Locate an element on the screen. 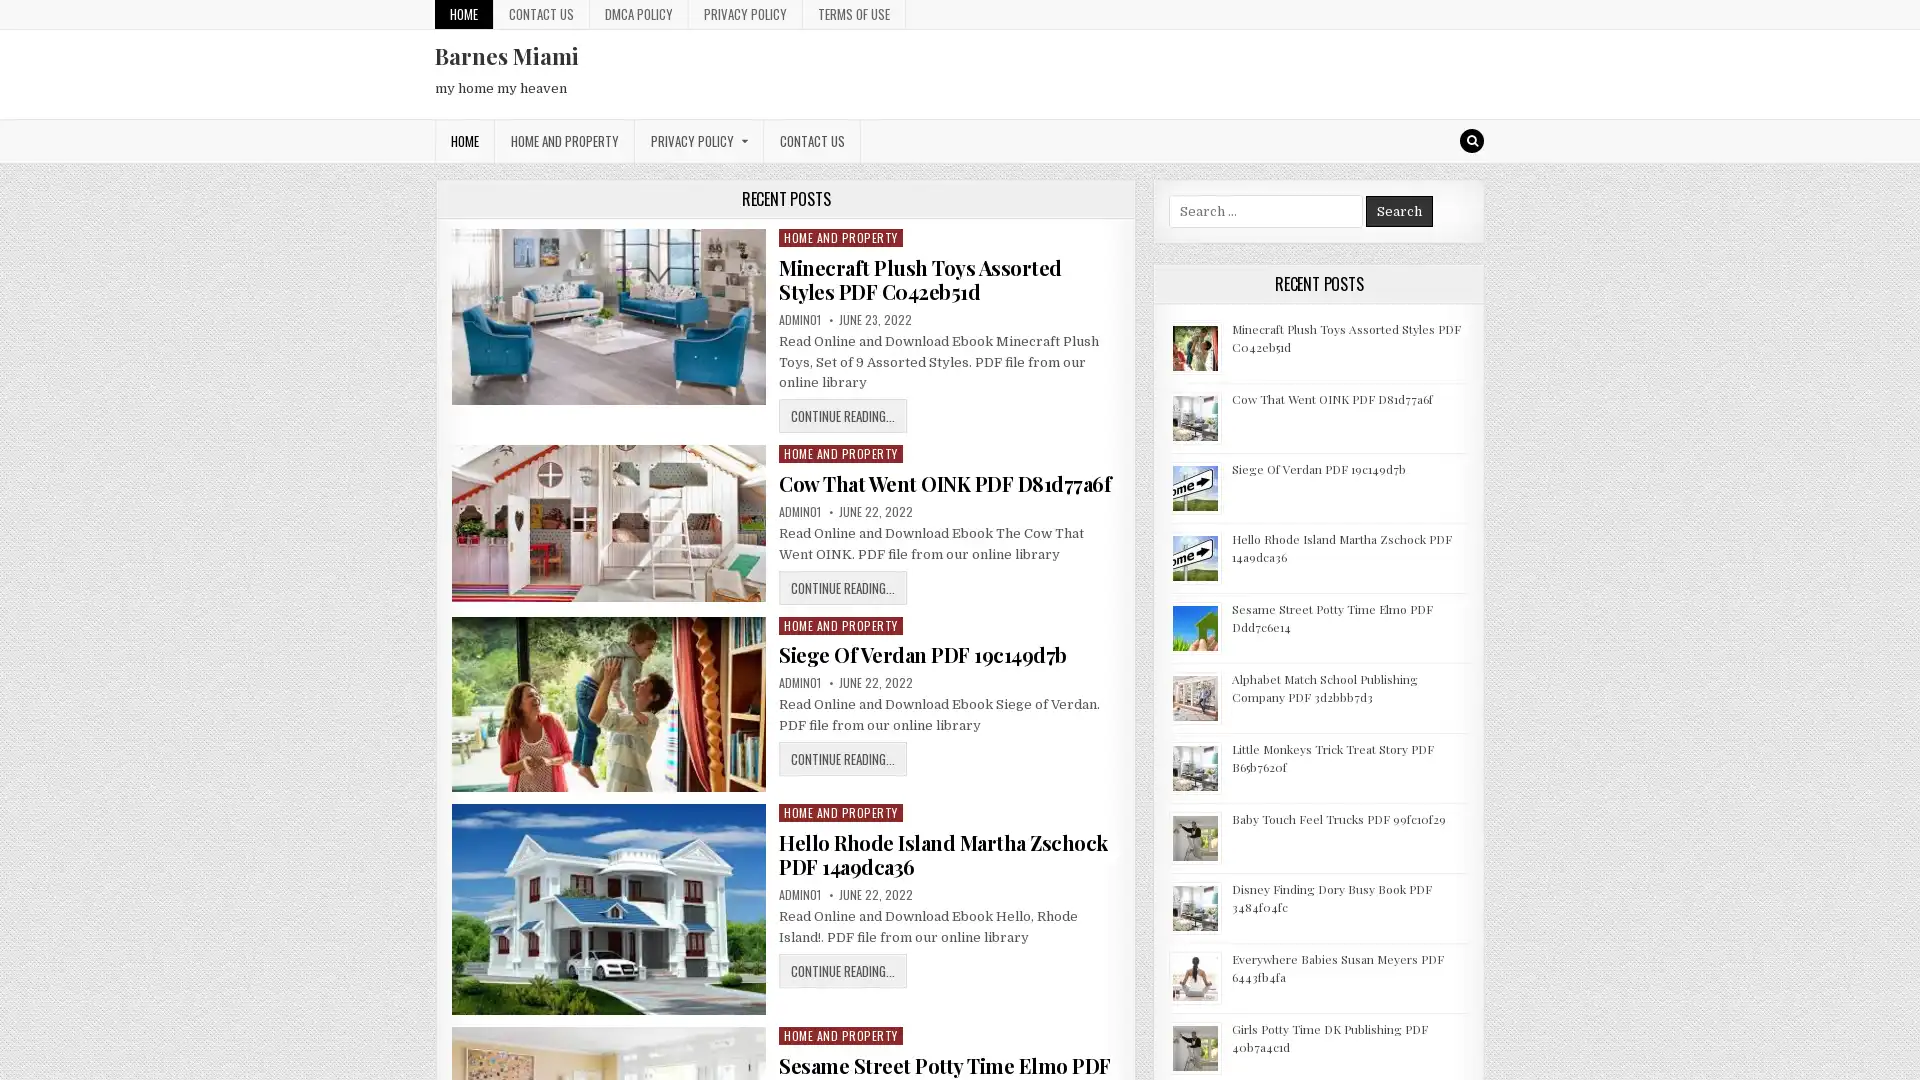  Search is located at coordinates (1398, 211).